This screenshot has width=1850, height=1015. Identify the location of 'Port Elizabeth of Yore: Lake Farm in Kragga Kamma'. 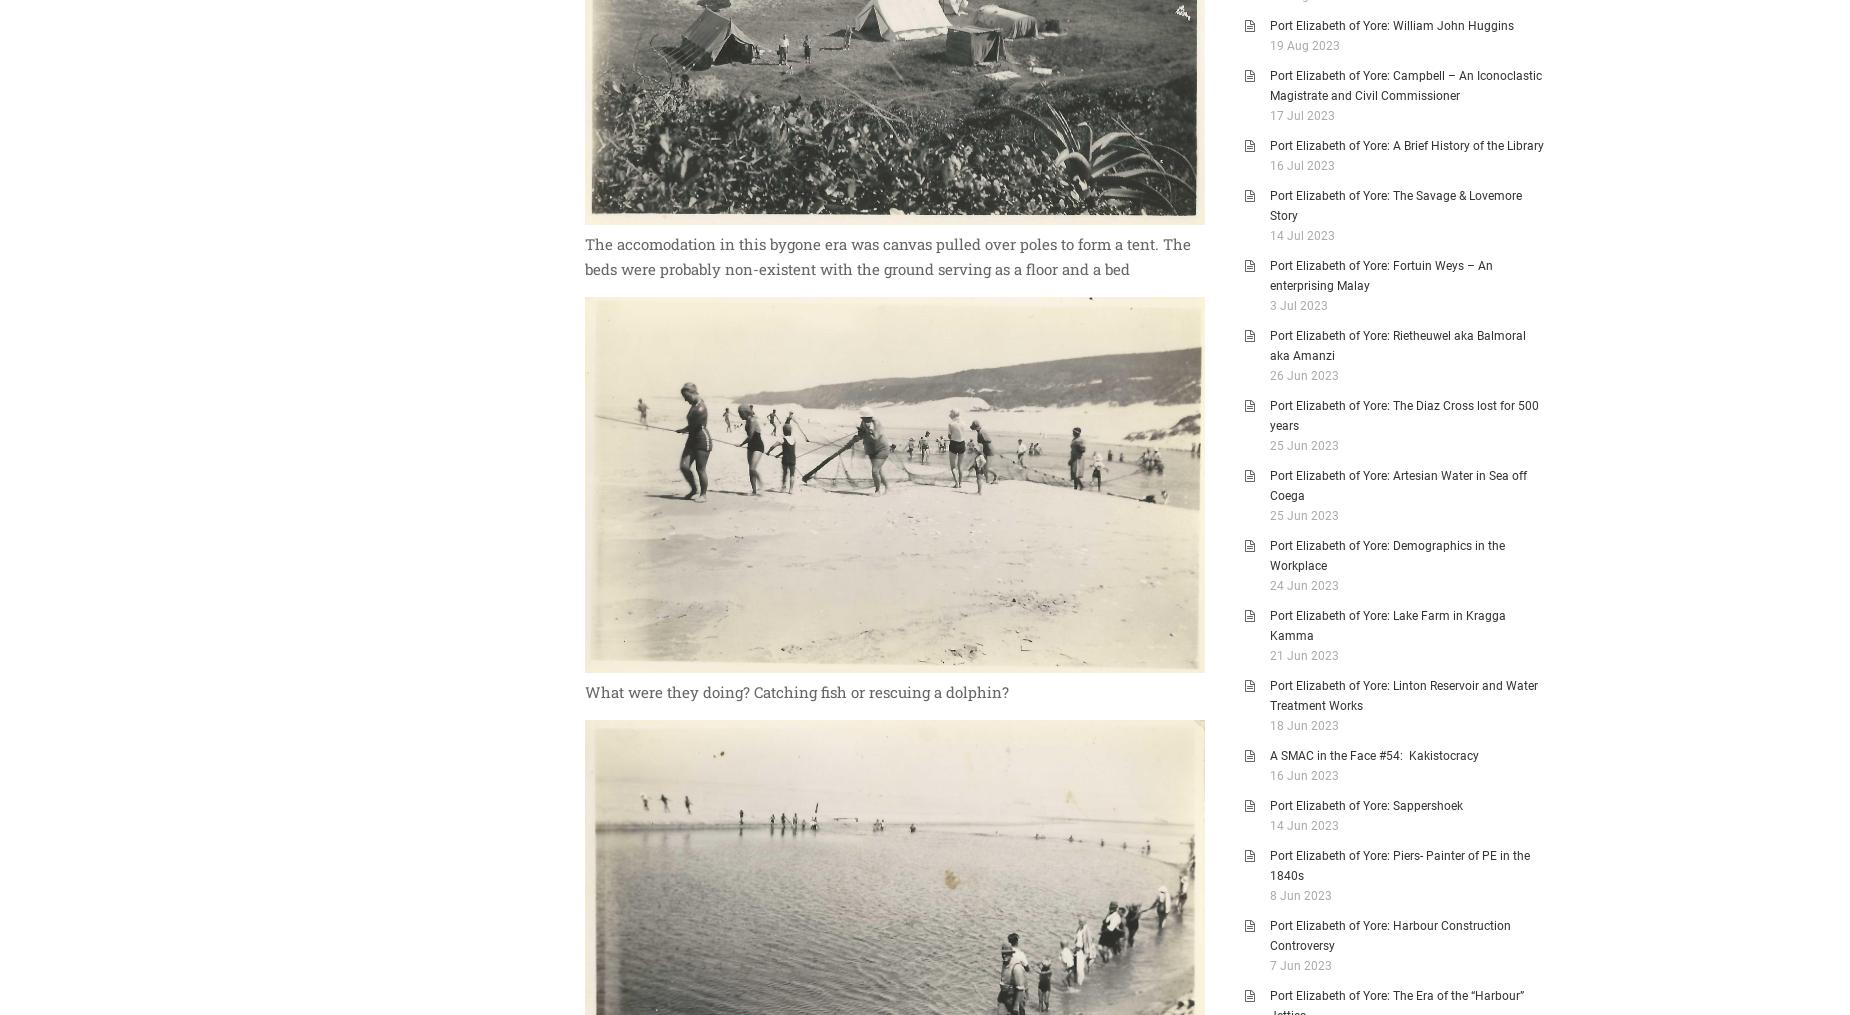
(1388, 624).